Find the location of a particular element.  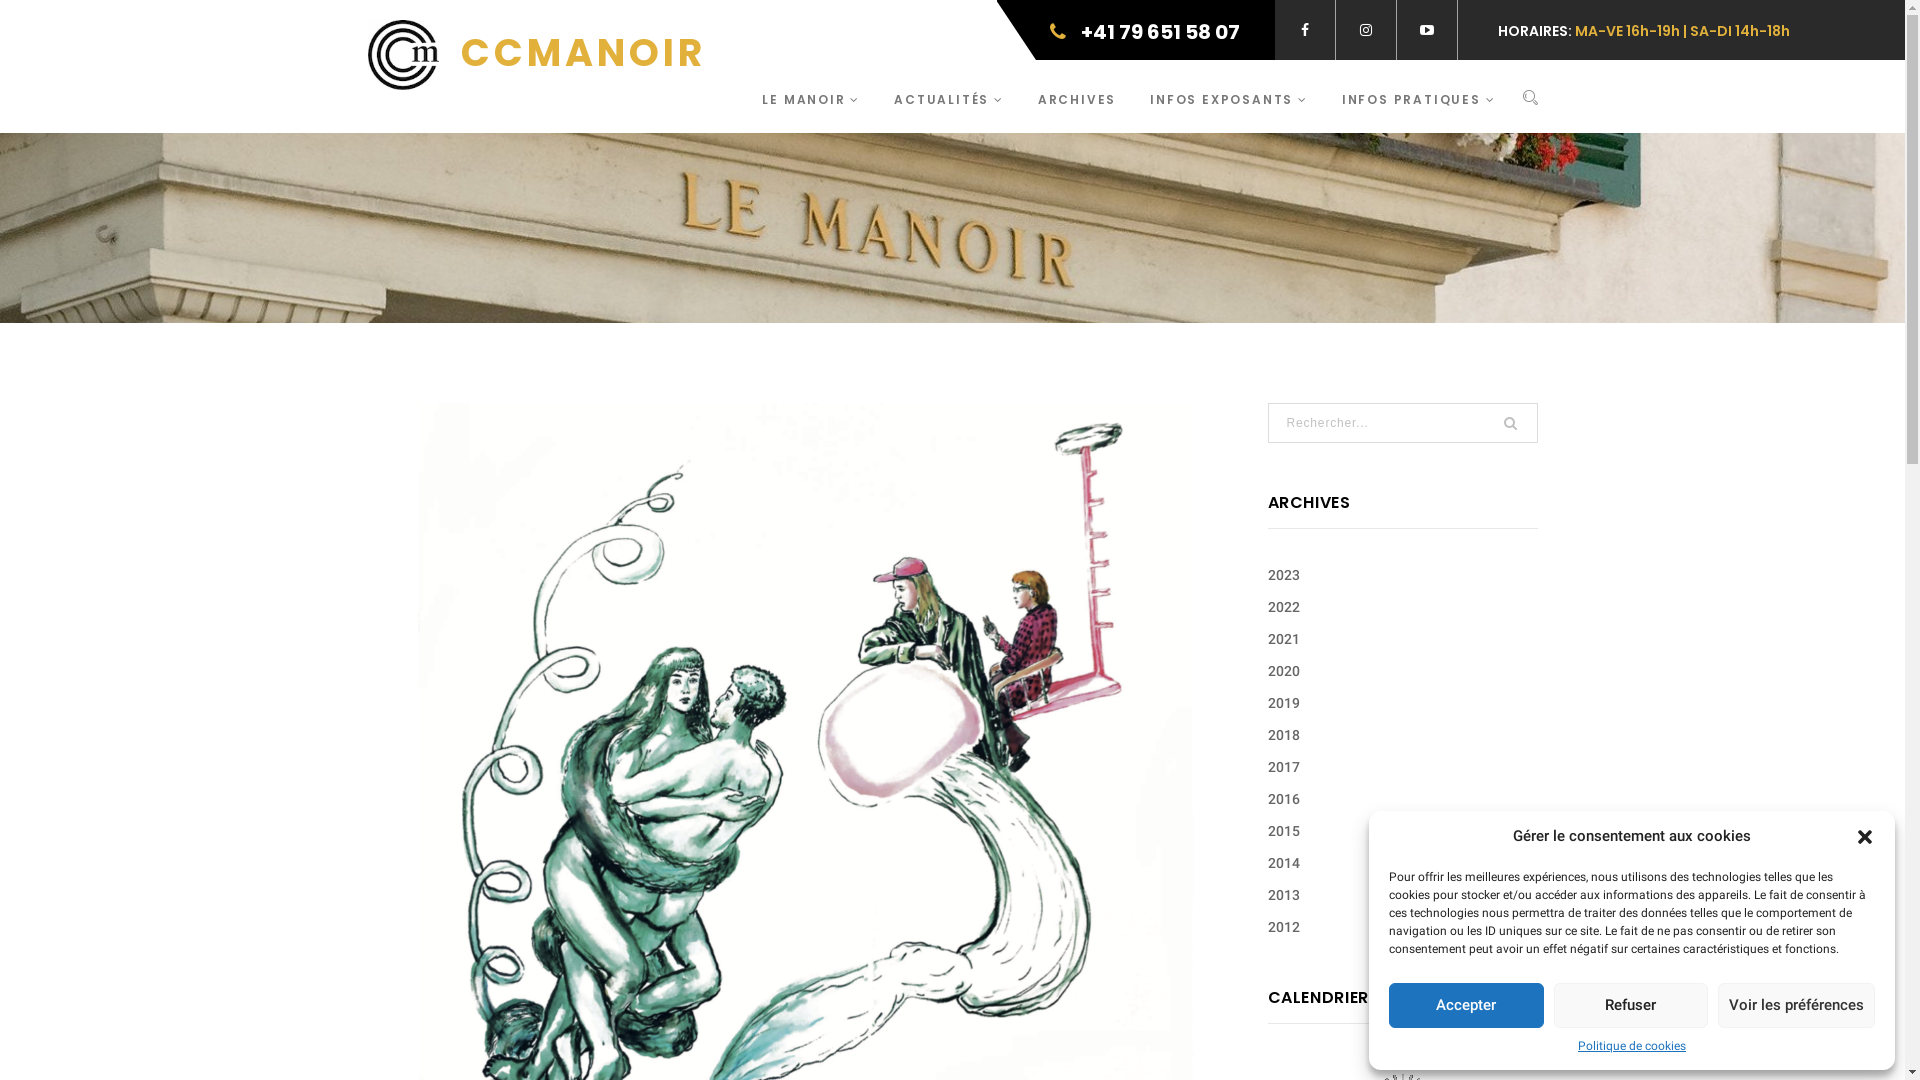

'CCMANOIR' is located at coordinates (537, 53).